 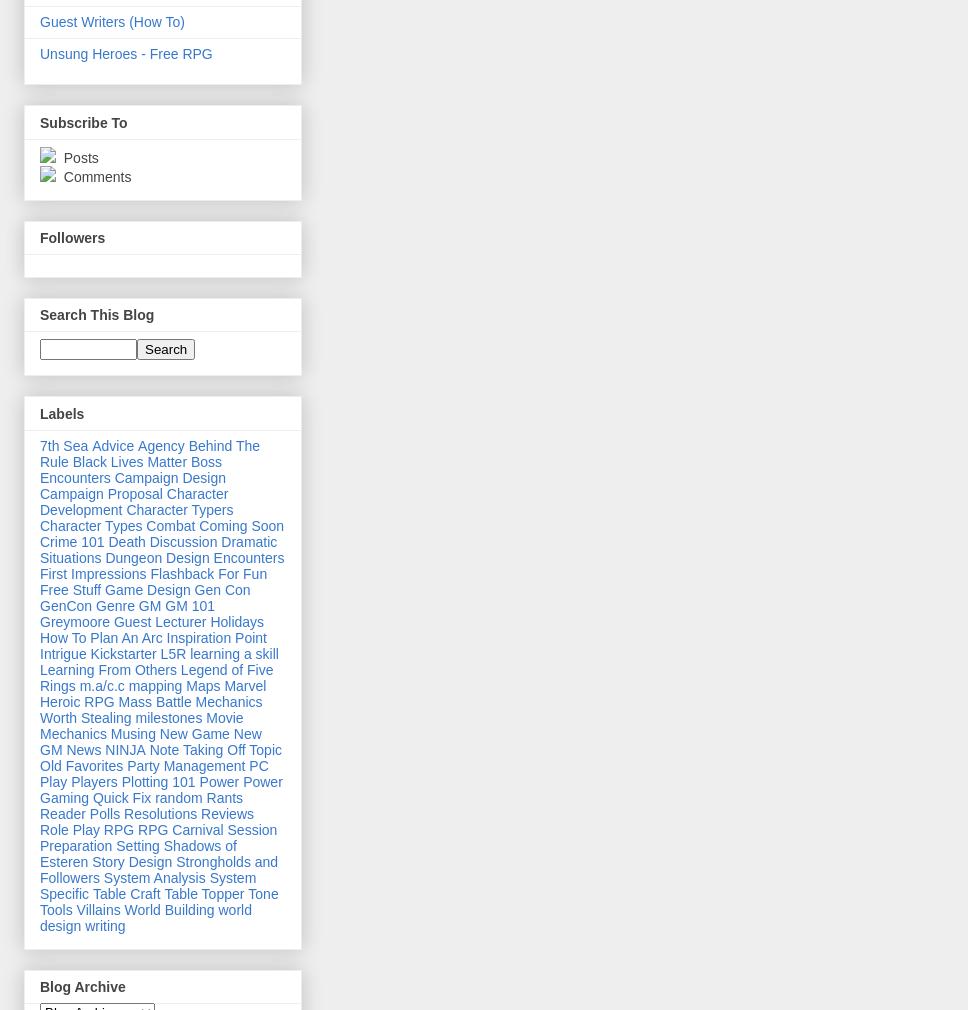 What do you see at coordinates (159, 445) in the screenshot?
I see `'Agency'` at bounding box center [159, 445].